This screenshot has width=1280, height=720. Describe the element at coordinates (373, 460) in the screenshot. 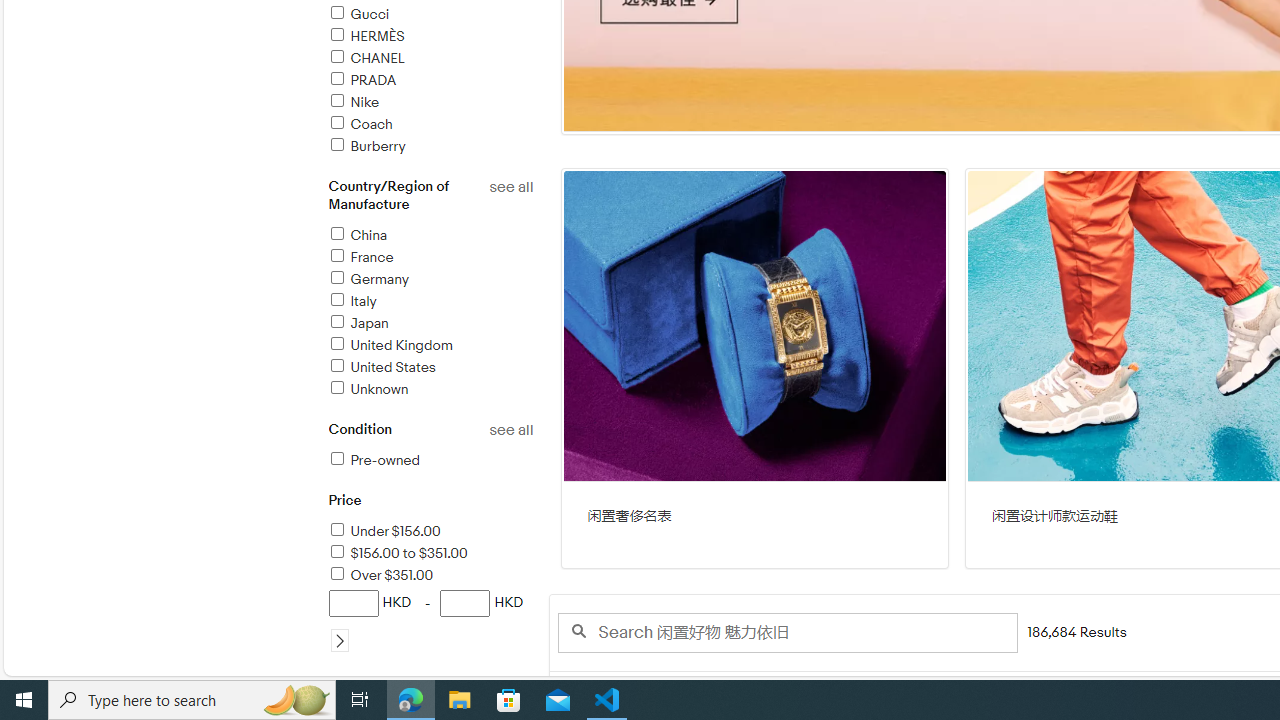

I see `'Pre-owned'` at that location.